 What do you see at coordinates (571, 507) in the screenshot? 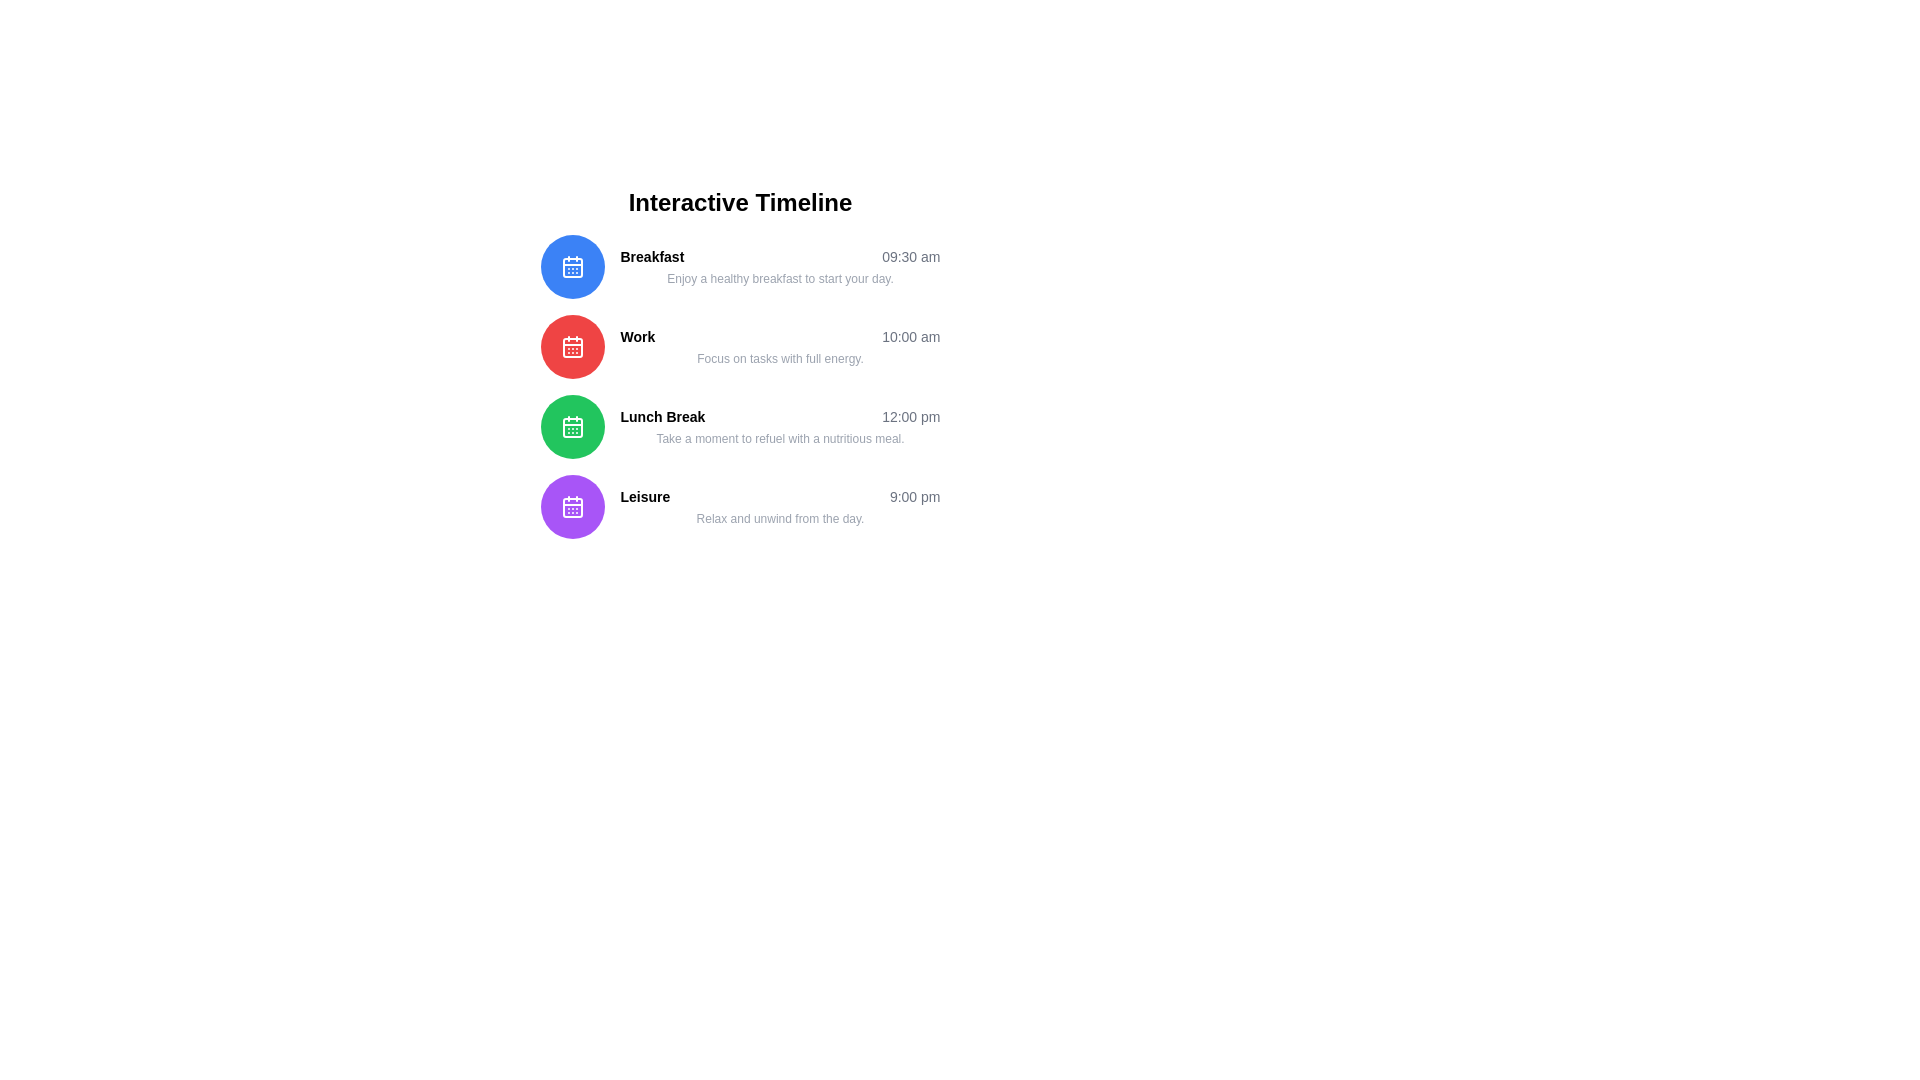
I see `the white rectangular shape with rounded corners in the calendar icon associated with the 'Leisure' section, which is the fourth item in the timeline` at bounding box center [571, 507].